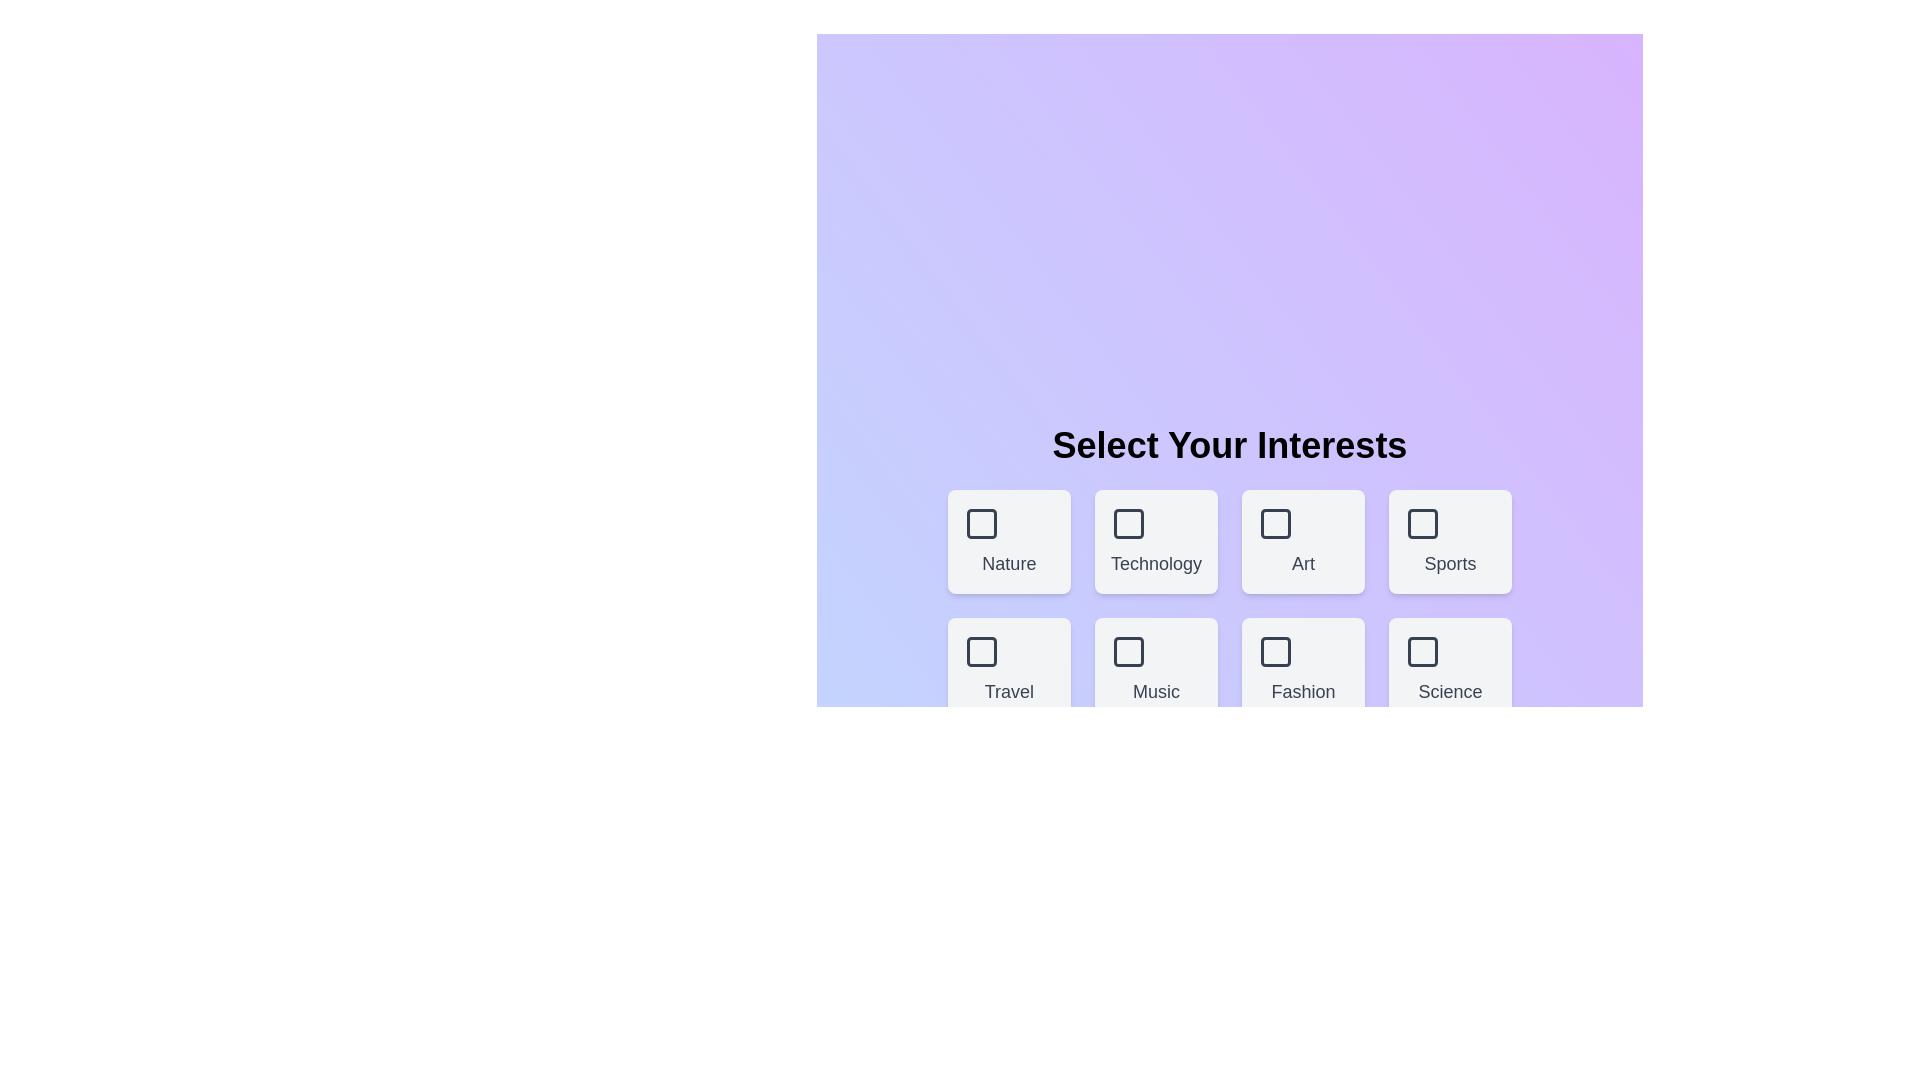  Describe the element at coordinates (1303, 542) in the screenshot. I see `the theme box labeled Art` at that location.